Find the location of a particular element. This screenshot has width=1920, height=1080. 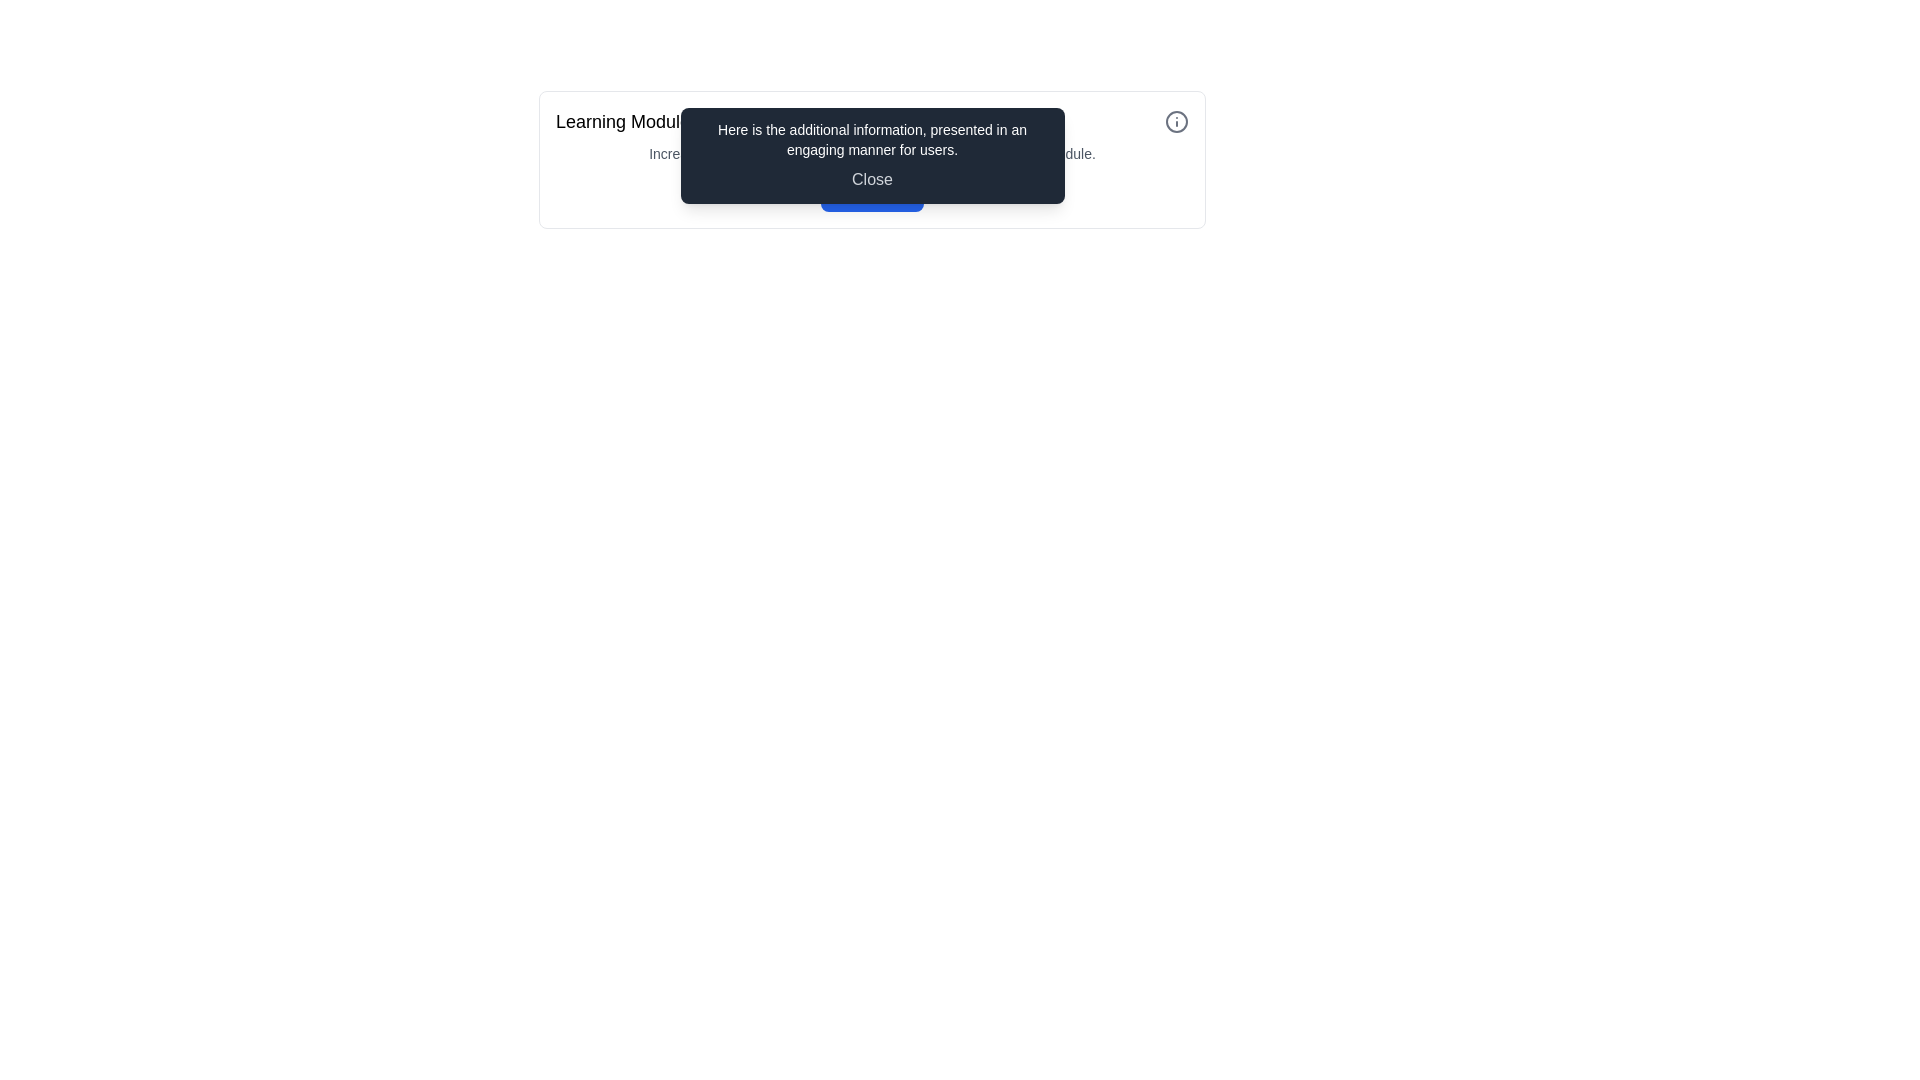

the close button located at the bottom of the modal is located at coordinates (872, 180).